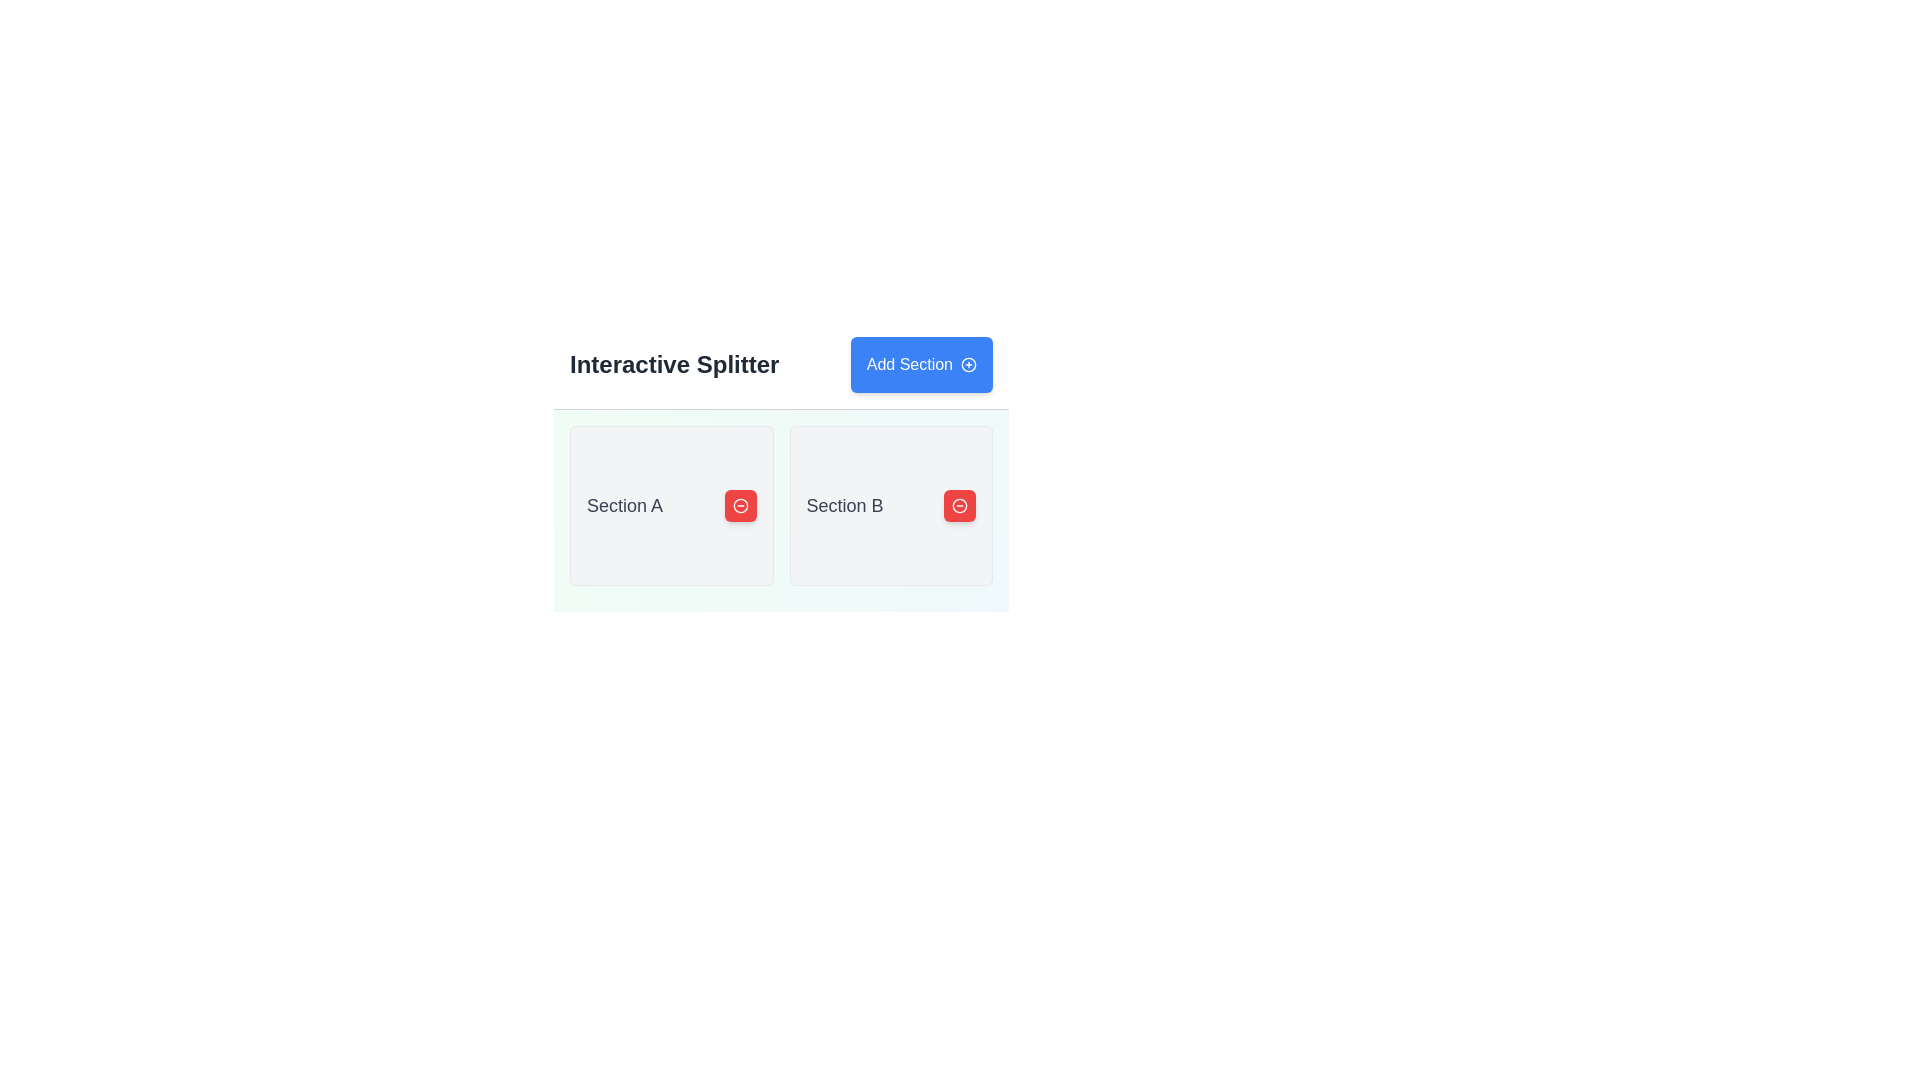 The height and width of the screenshot is (1080, 1920). I want to click on the central icon within the button on the second card labeled 'Section B', so click(960, 504).